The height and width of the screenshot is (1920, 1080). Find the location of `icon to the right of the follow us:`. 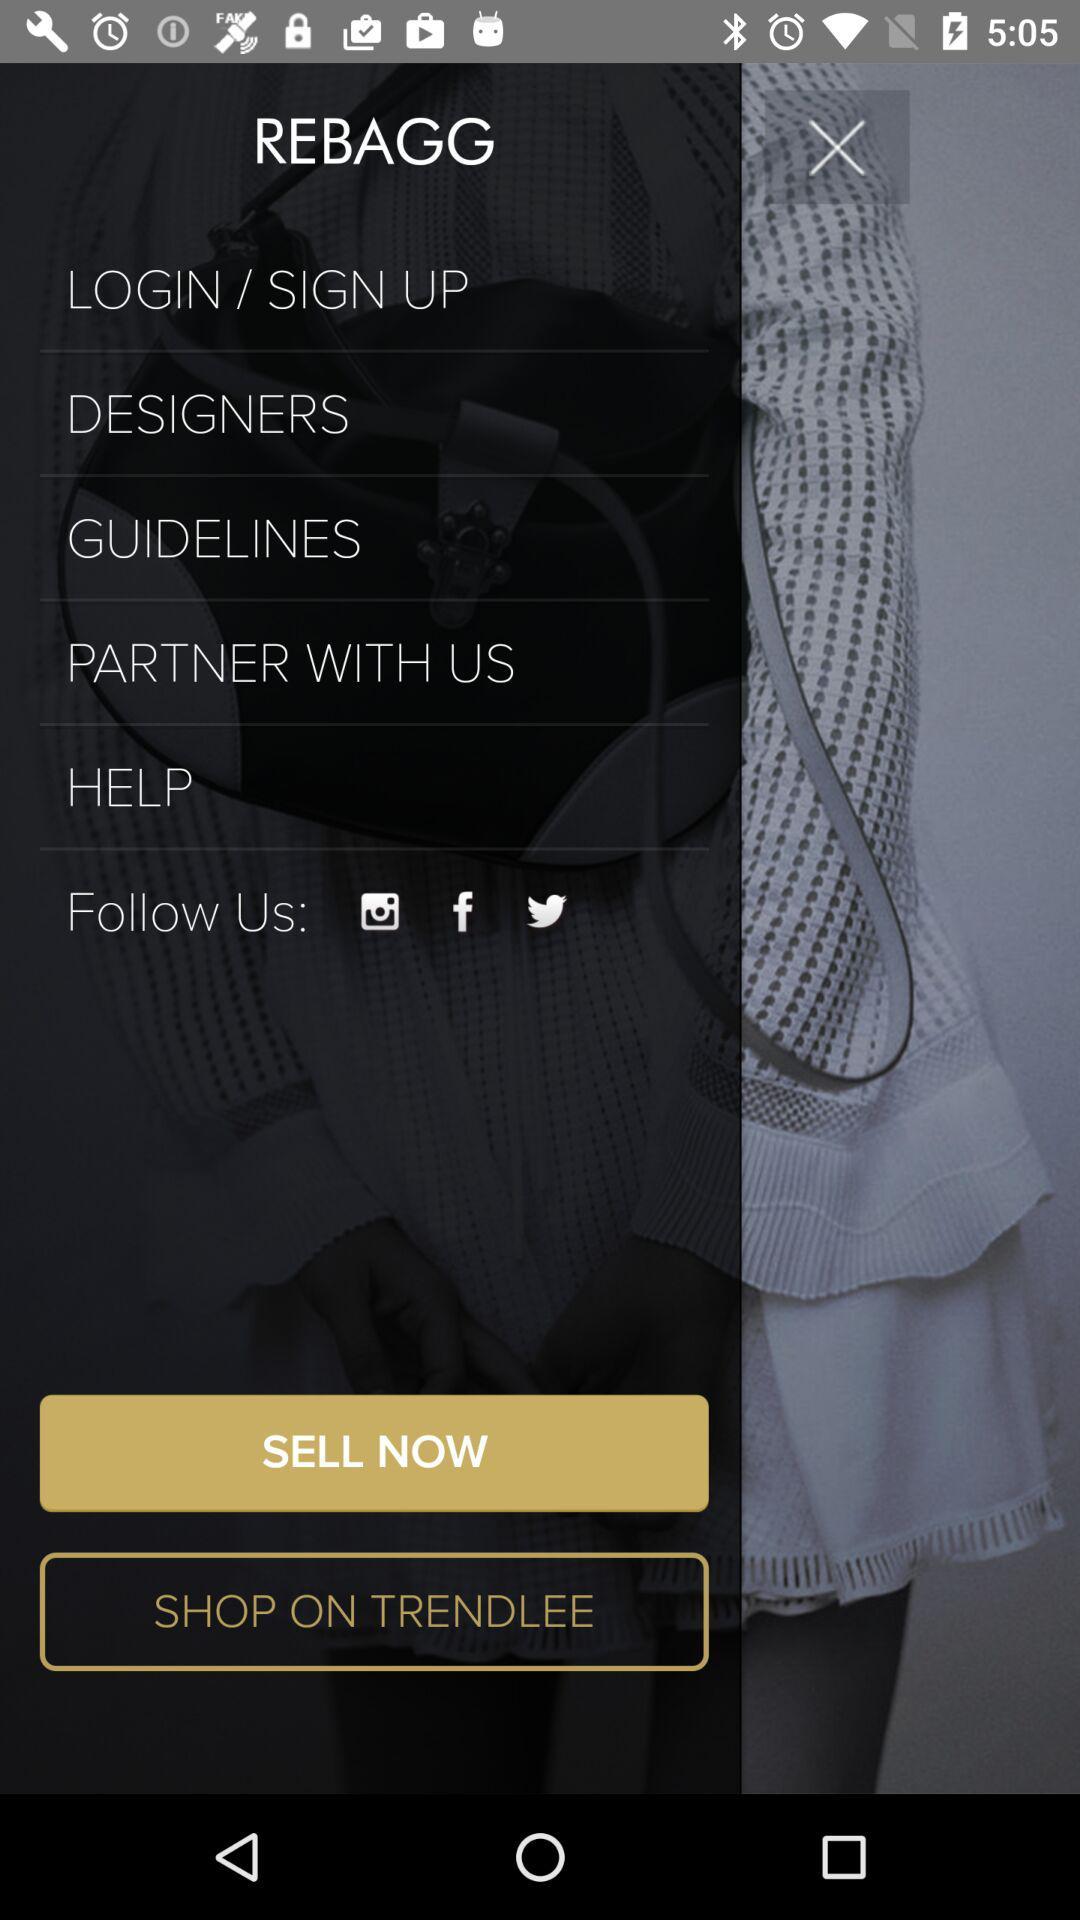

icon to the right of the follow us: is located at coordinates (380, 911).